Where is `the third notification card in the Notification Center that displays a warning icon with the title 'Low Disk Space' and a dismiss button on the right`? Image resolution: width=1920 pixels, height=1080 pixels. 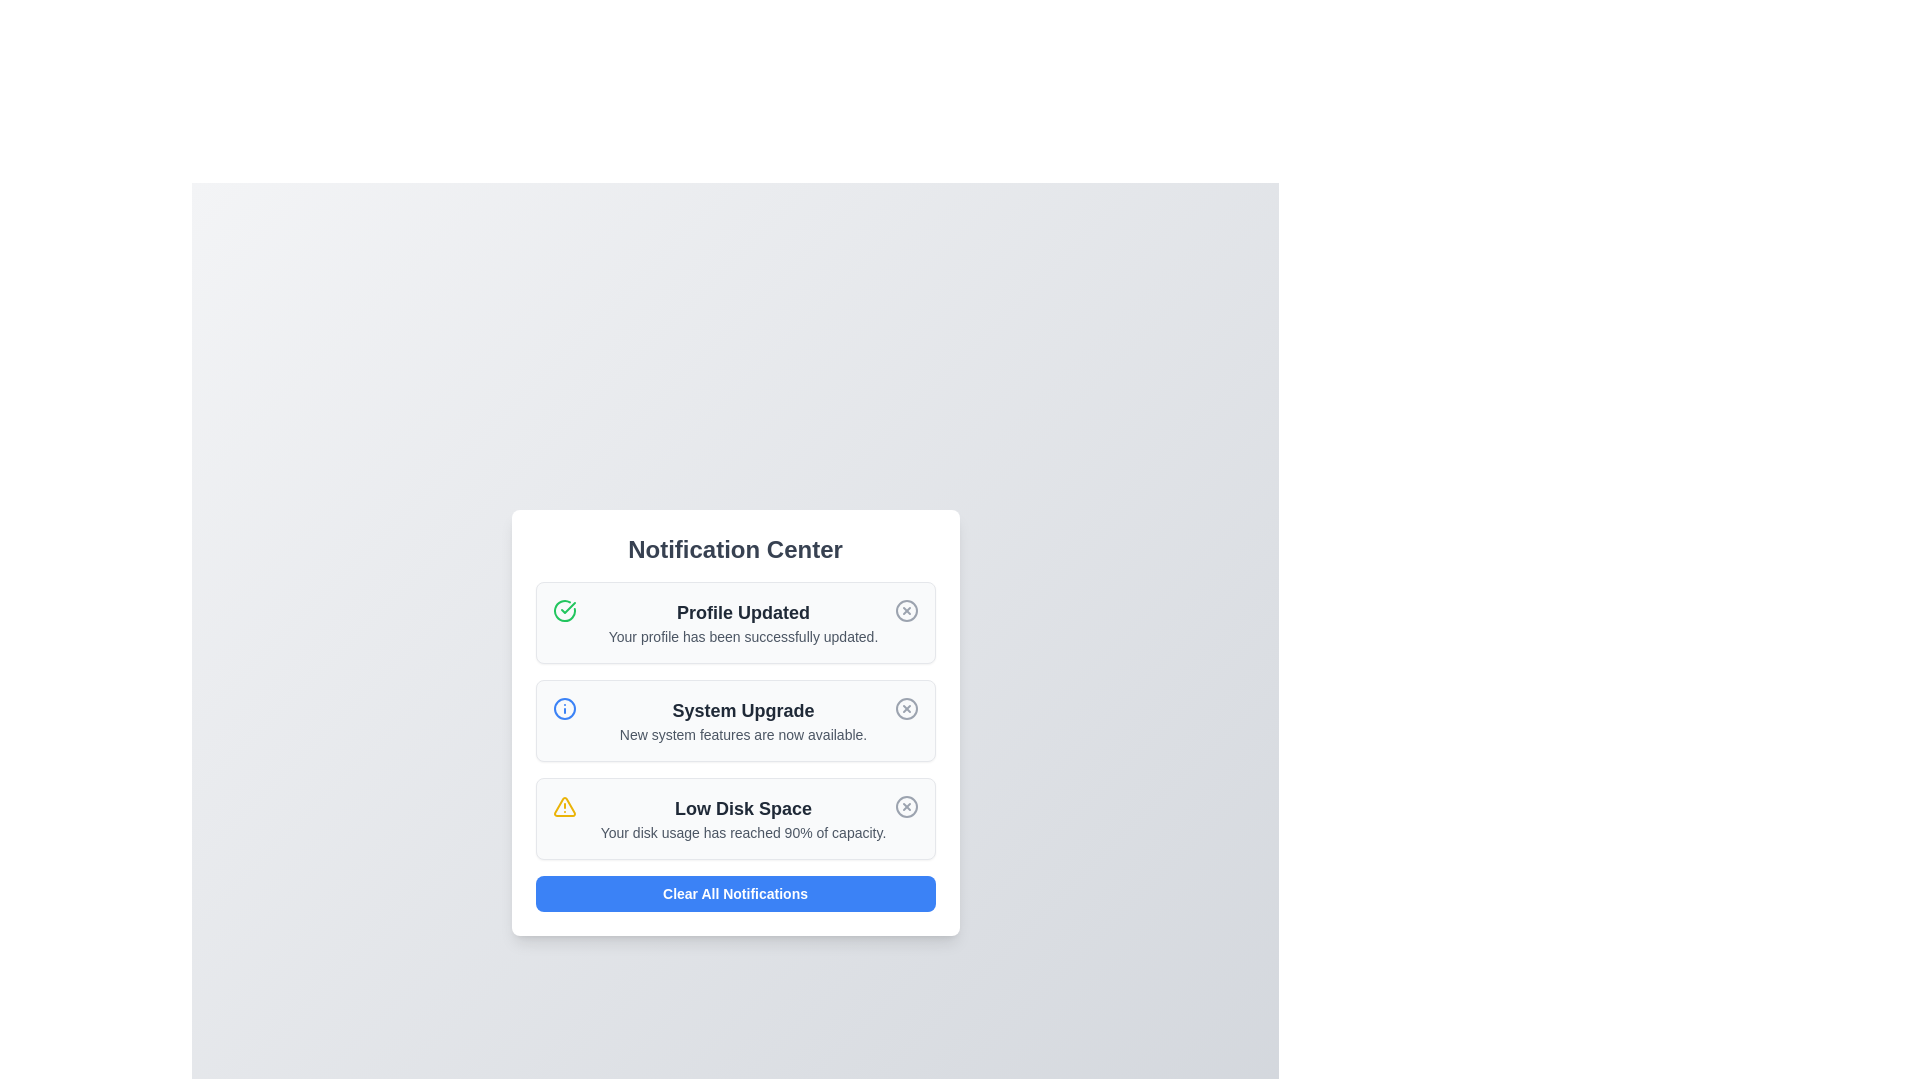
the third notification card in the Notification Center that displays a warning icon with the title 'Low Disk Space' and a dismiss button on the right is located at coordinates (734, 818).